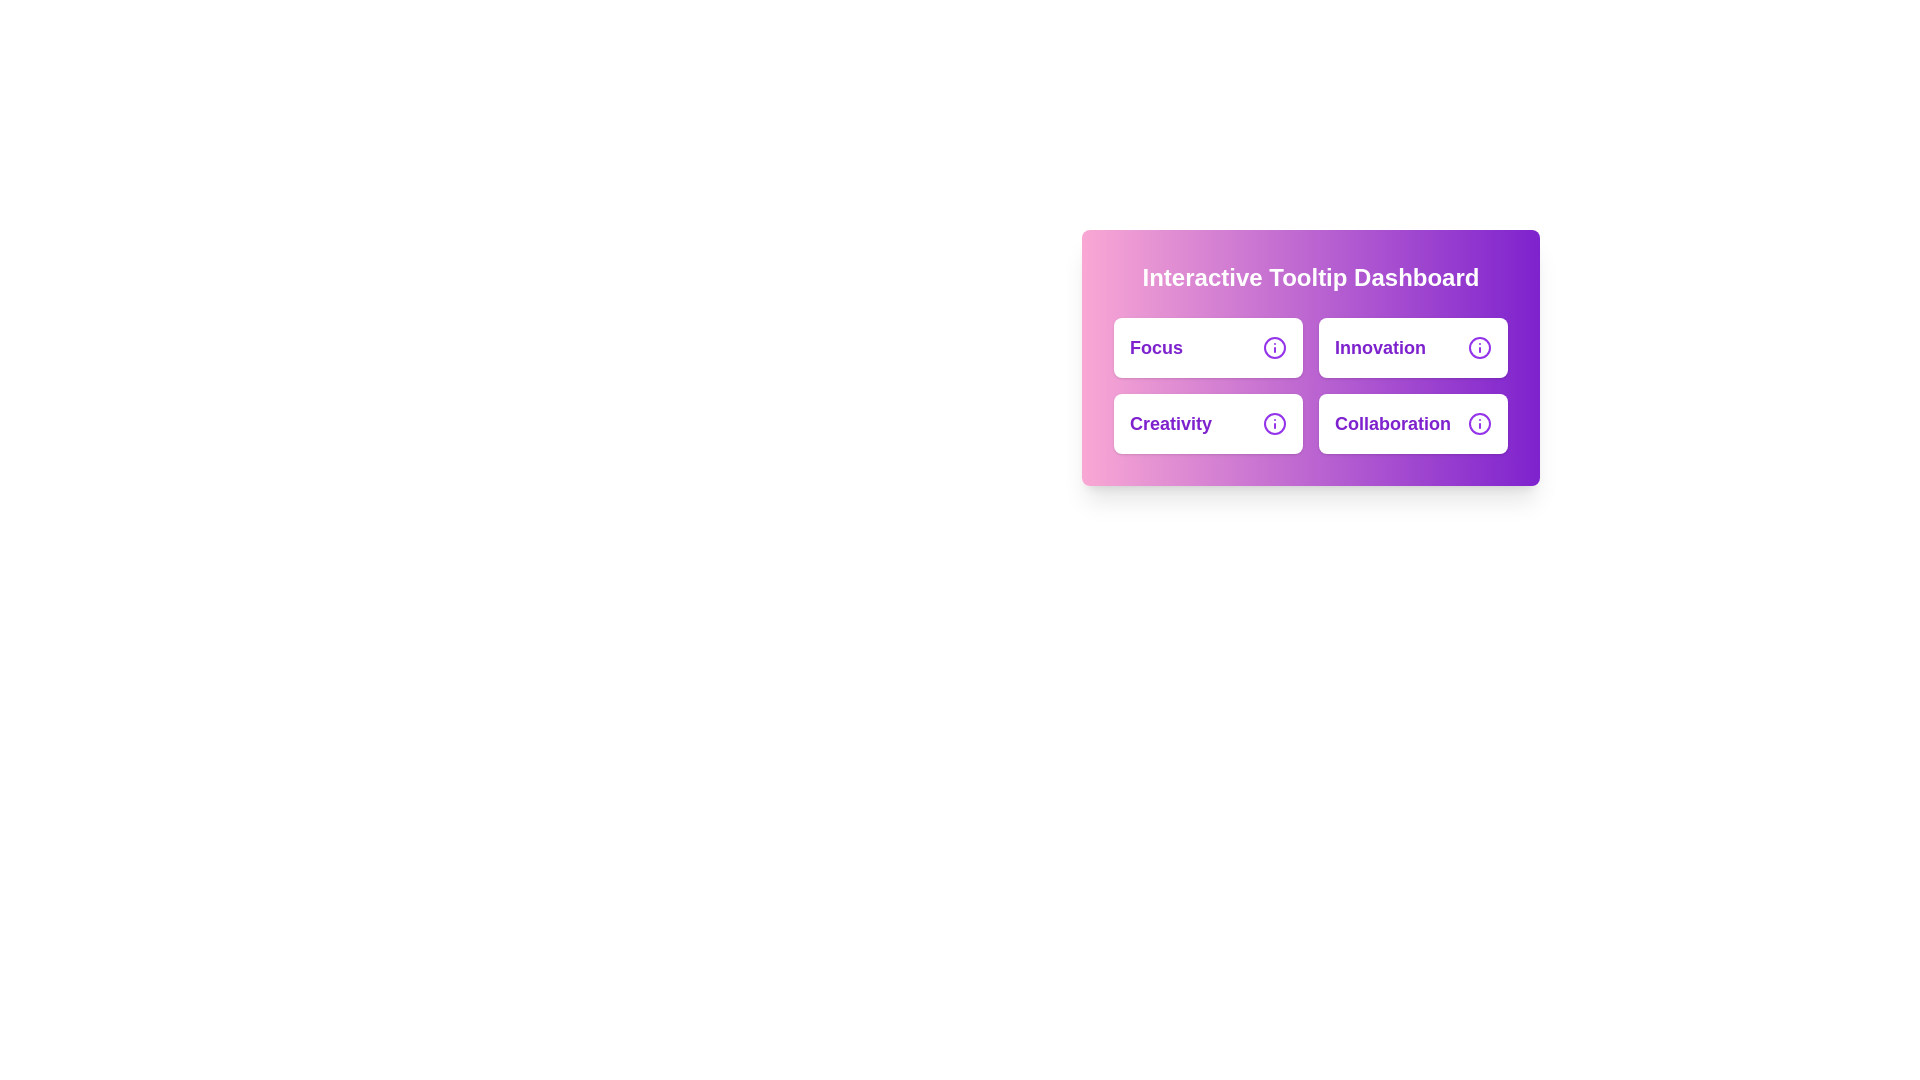  I want to click on the Circular SVG icon related to 'Creativity' in the four-section grid by clicking it to access additional information, so click(1274, 423).